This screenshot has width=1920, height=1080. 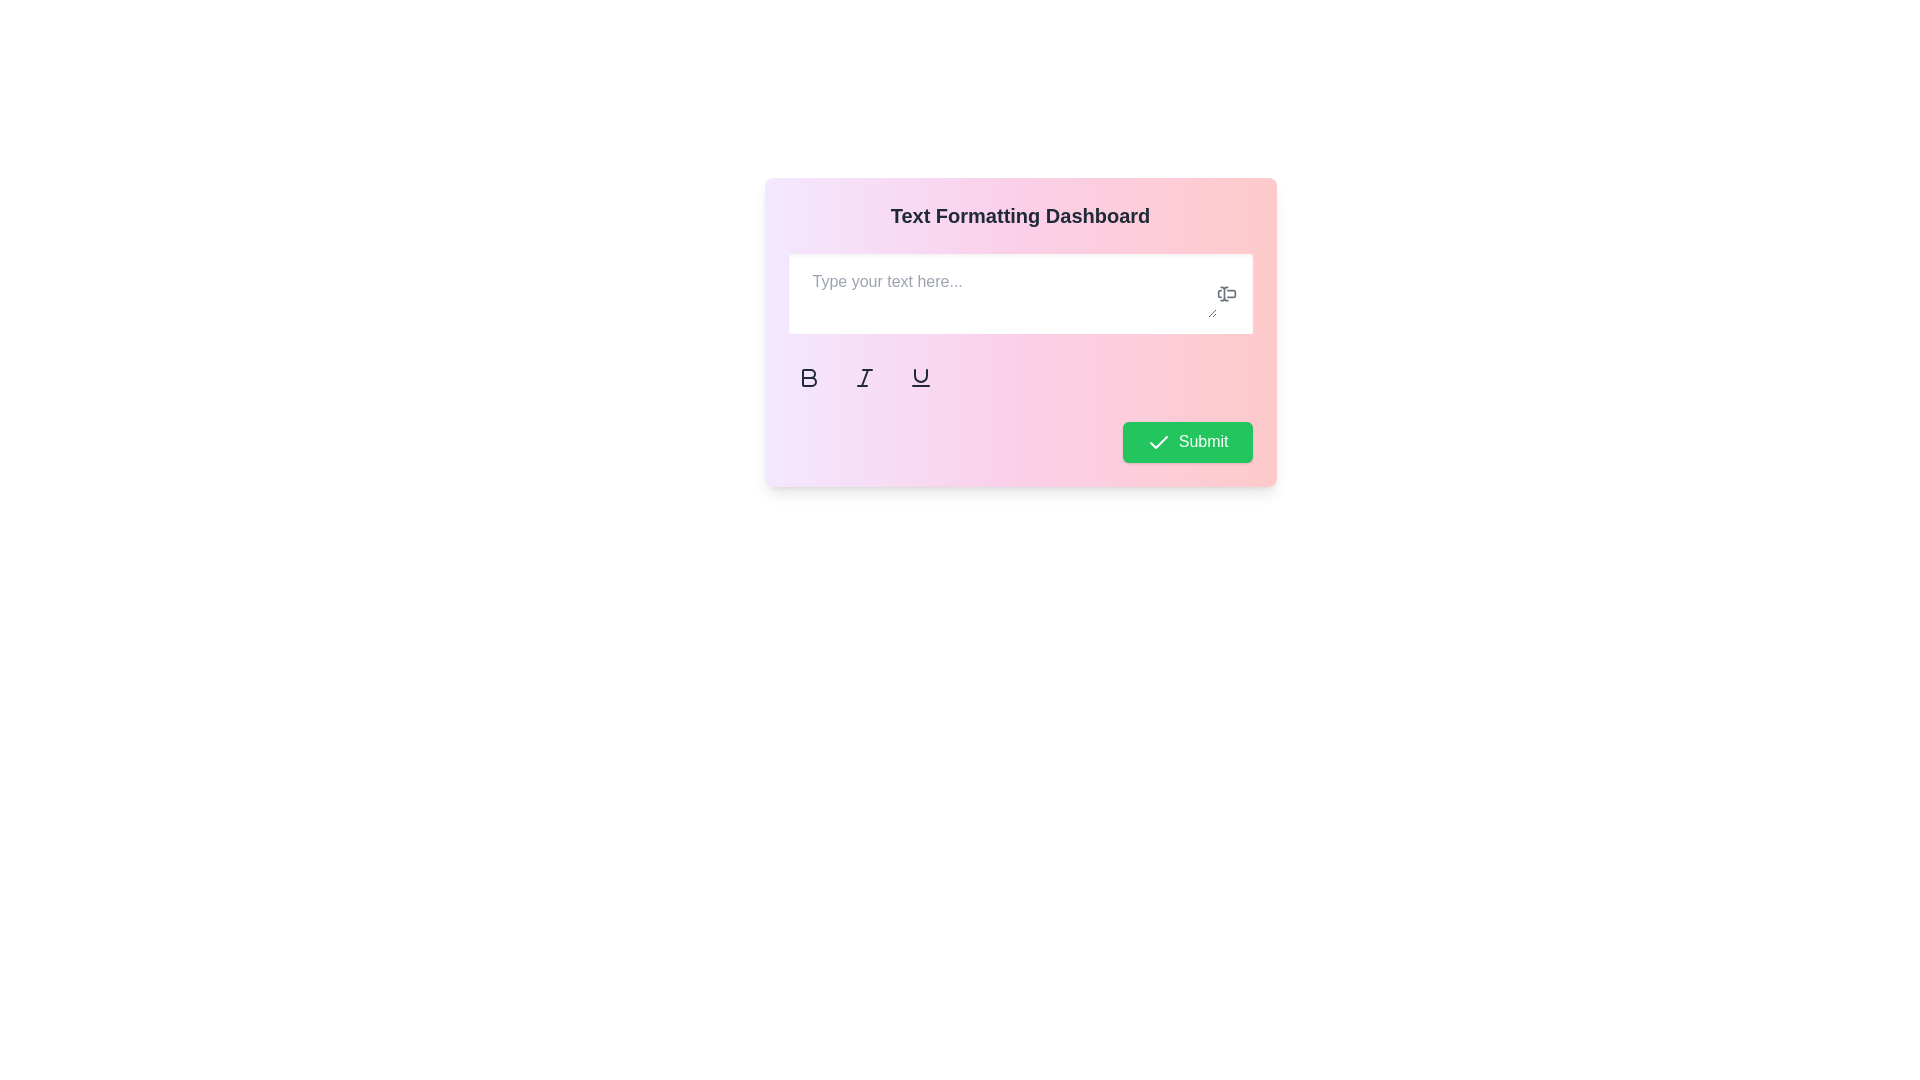 What do you see at coordinates (864, 378) in the screenshot?
I see `the middle button for toggling italic formatting in the text input field` at bounding box center [864, 378].